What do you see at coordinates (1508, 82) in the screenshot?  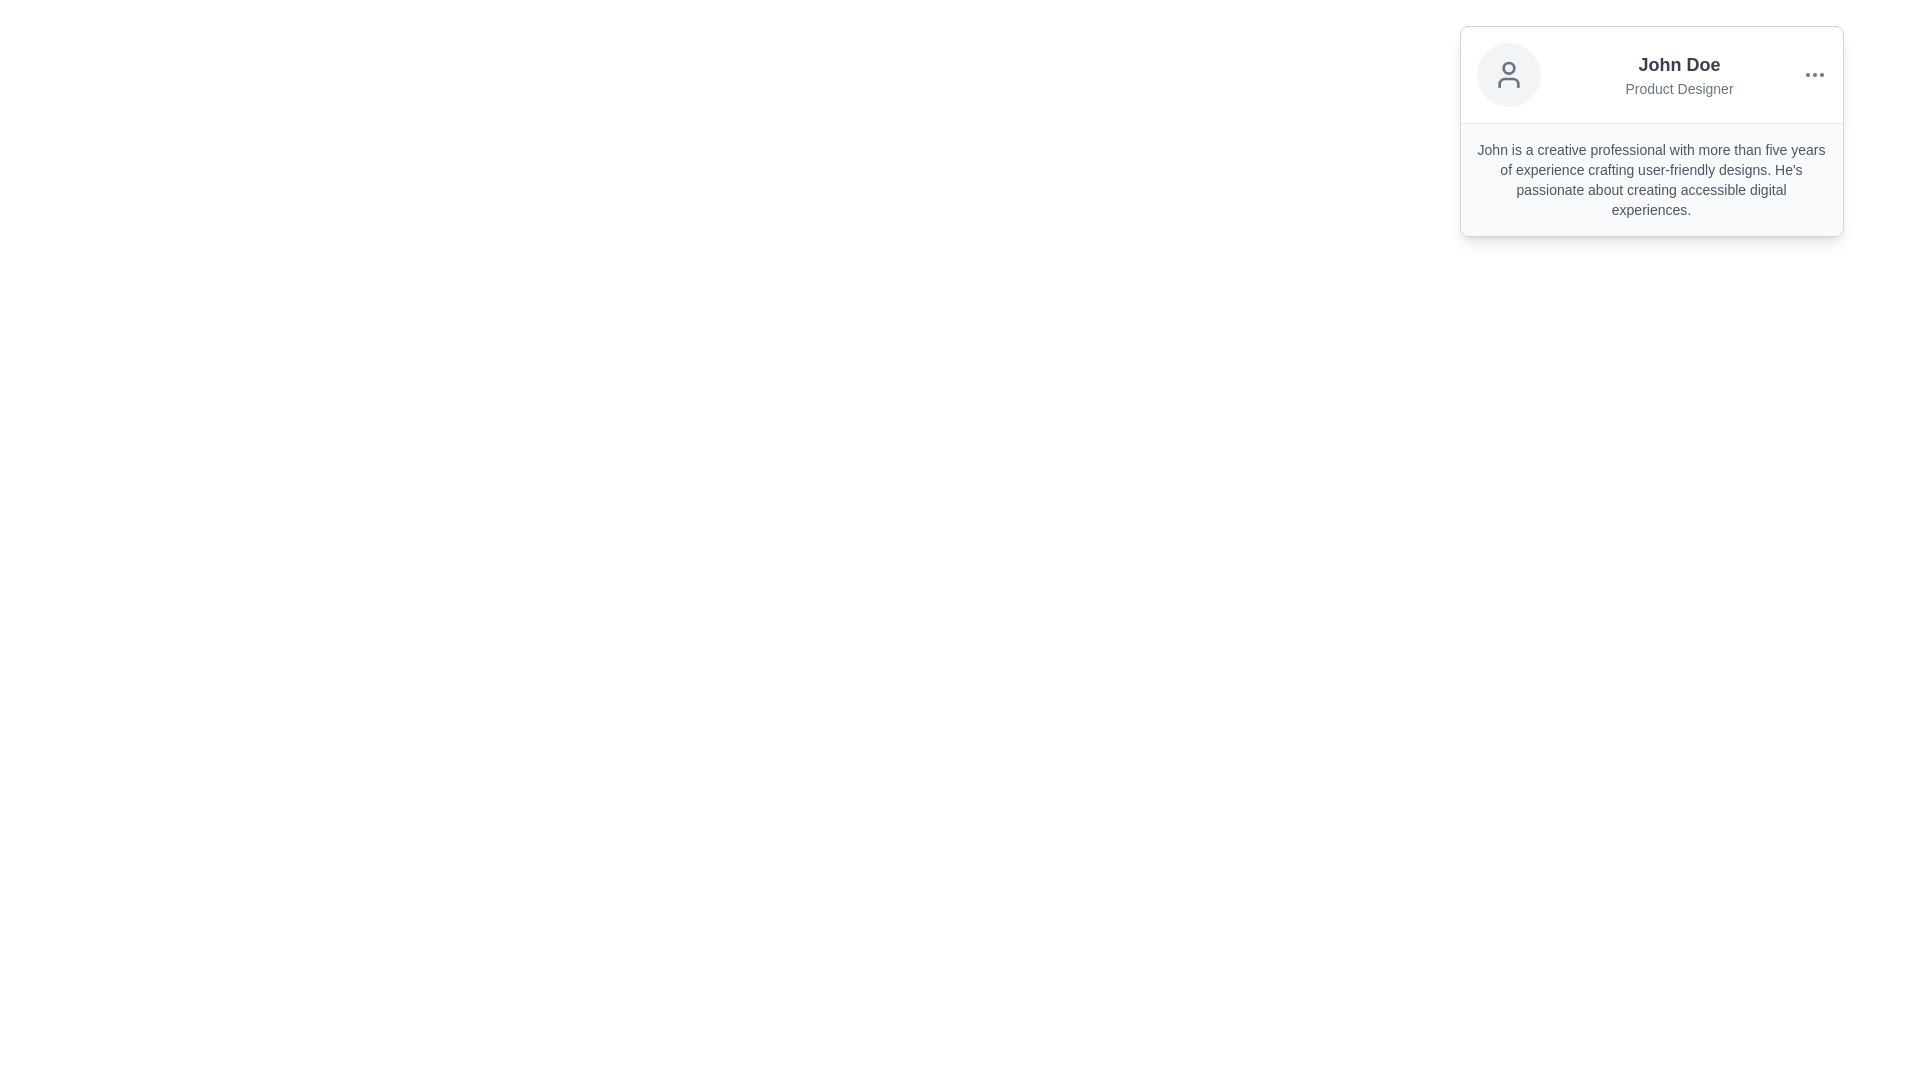 I see `the decorative vector graphic component located at the lower central part of the user avatar` at bounding box center [1508, 82].